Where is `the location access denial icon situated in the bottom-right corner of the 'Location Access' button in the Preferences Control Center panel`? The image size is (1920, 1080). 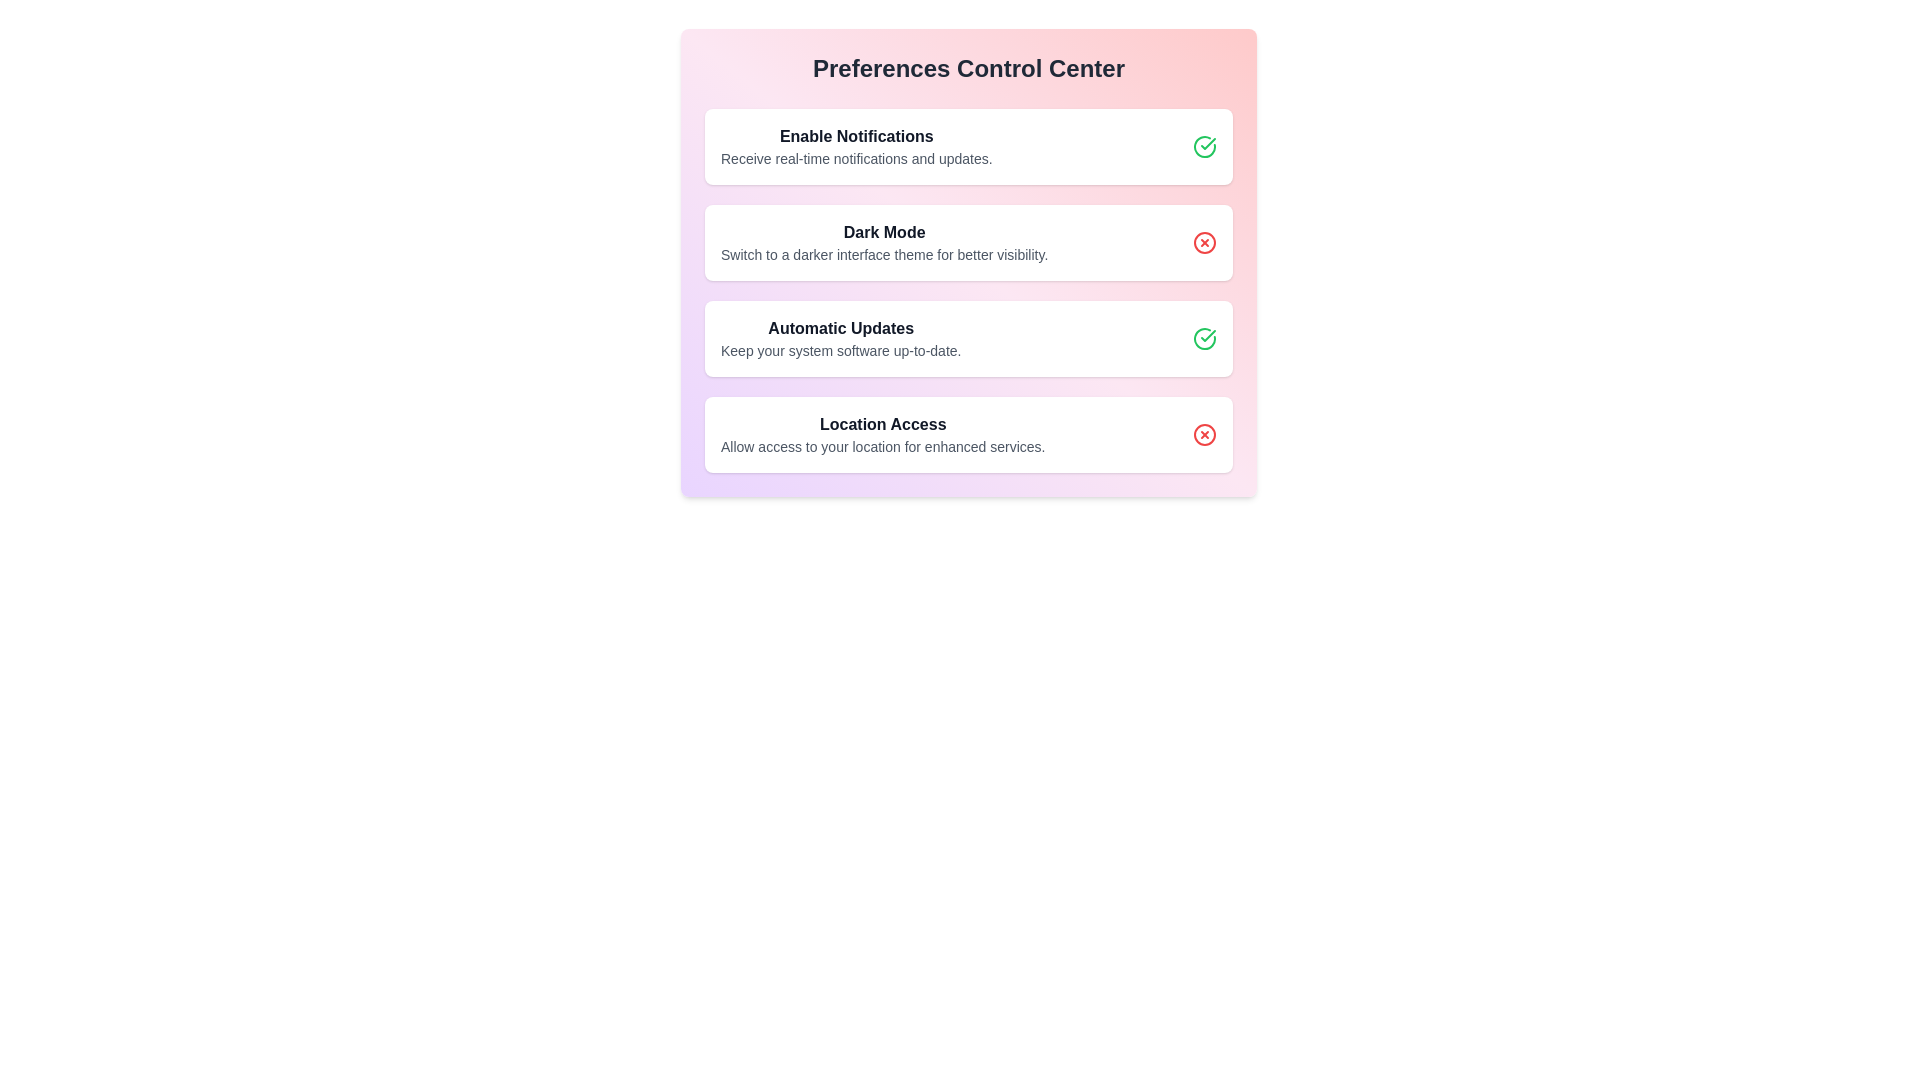
the location access denial icon situated in the bottom-right corner of the 'Location Access' button in the Preferences Control Center panel is located at coordinates (1203, 434).